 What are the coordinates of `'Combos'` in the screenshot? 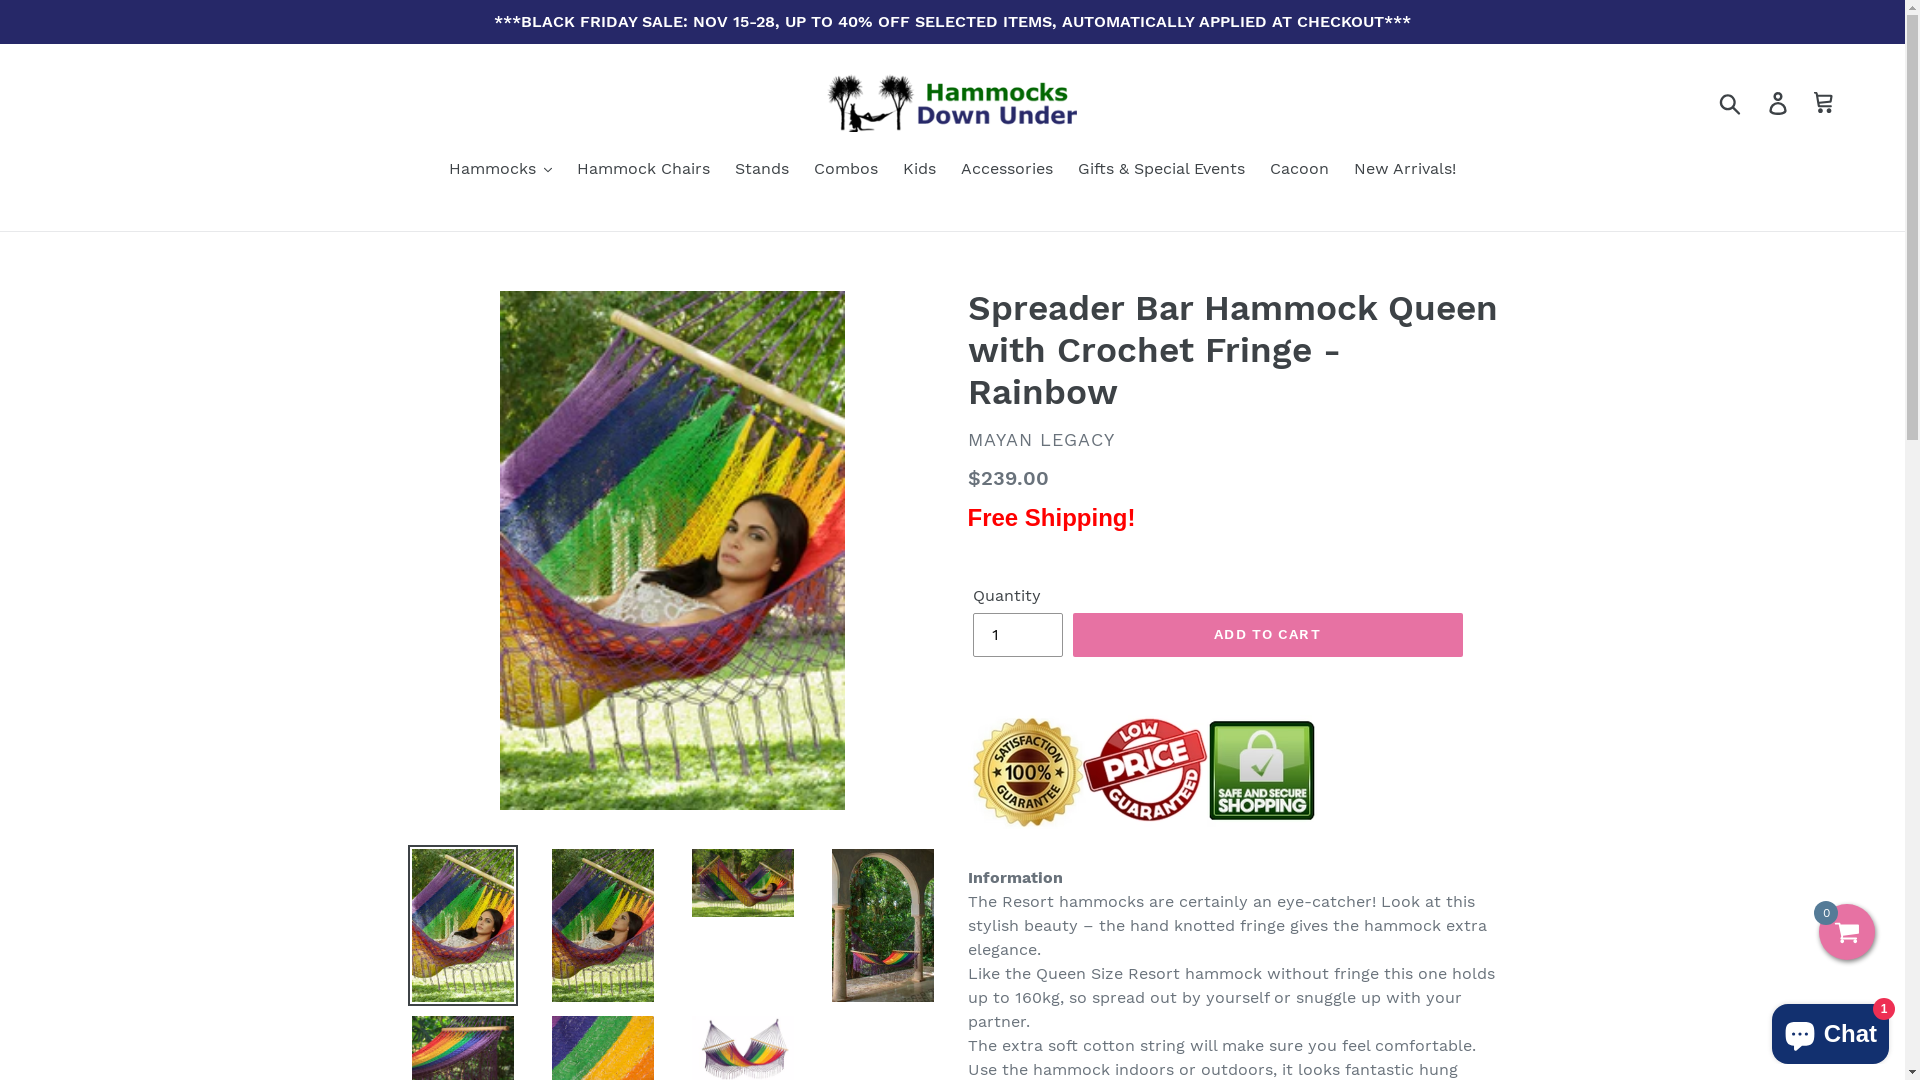 It's located at (845, 169).